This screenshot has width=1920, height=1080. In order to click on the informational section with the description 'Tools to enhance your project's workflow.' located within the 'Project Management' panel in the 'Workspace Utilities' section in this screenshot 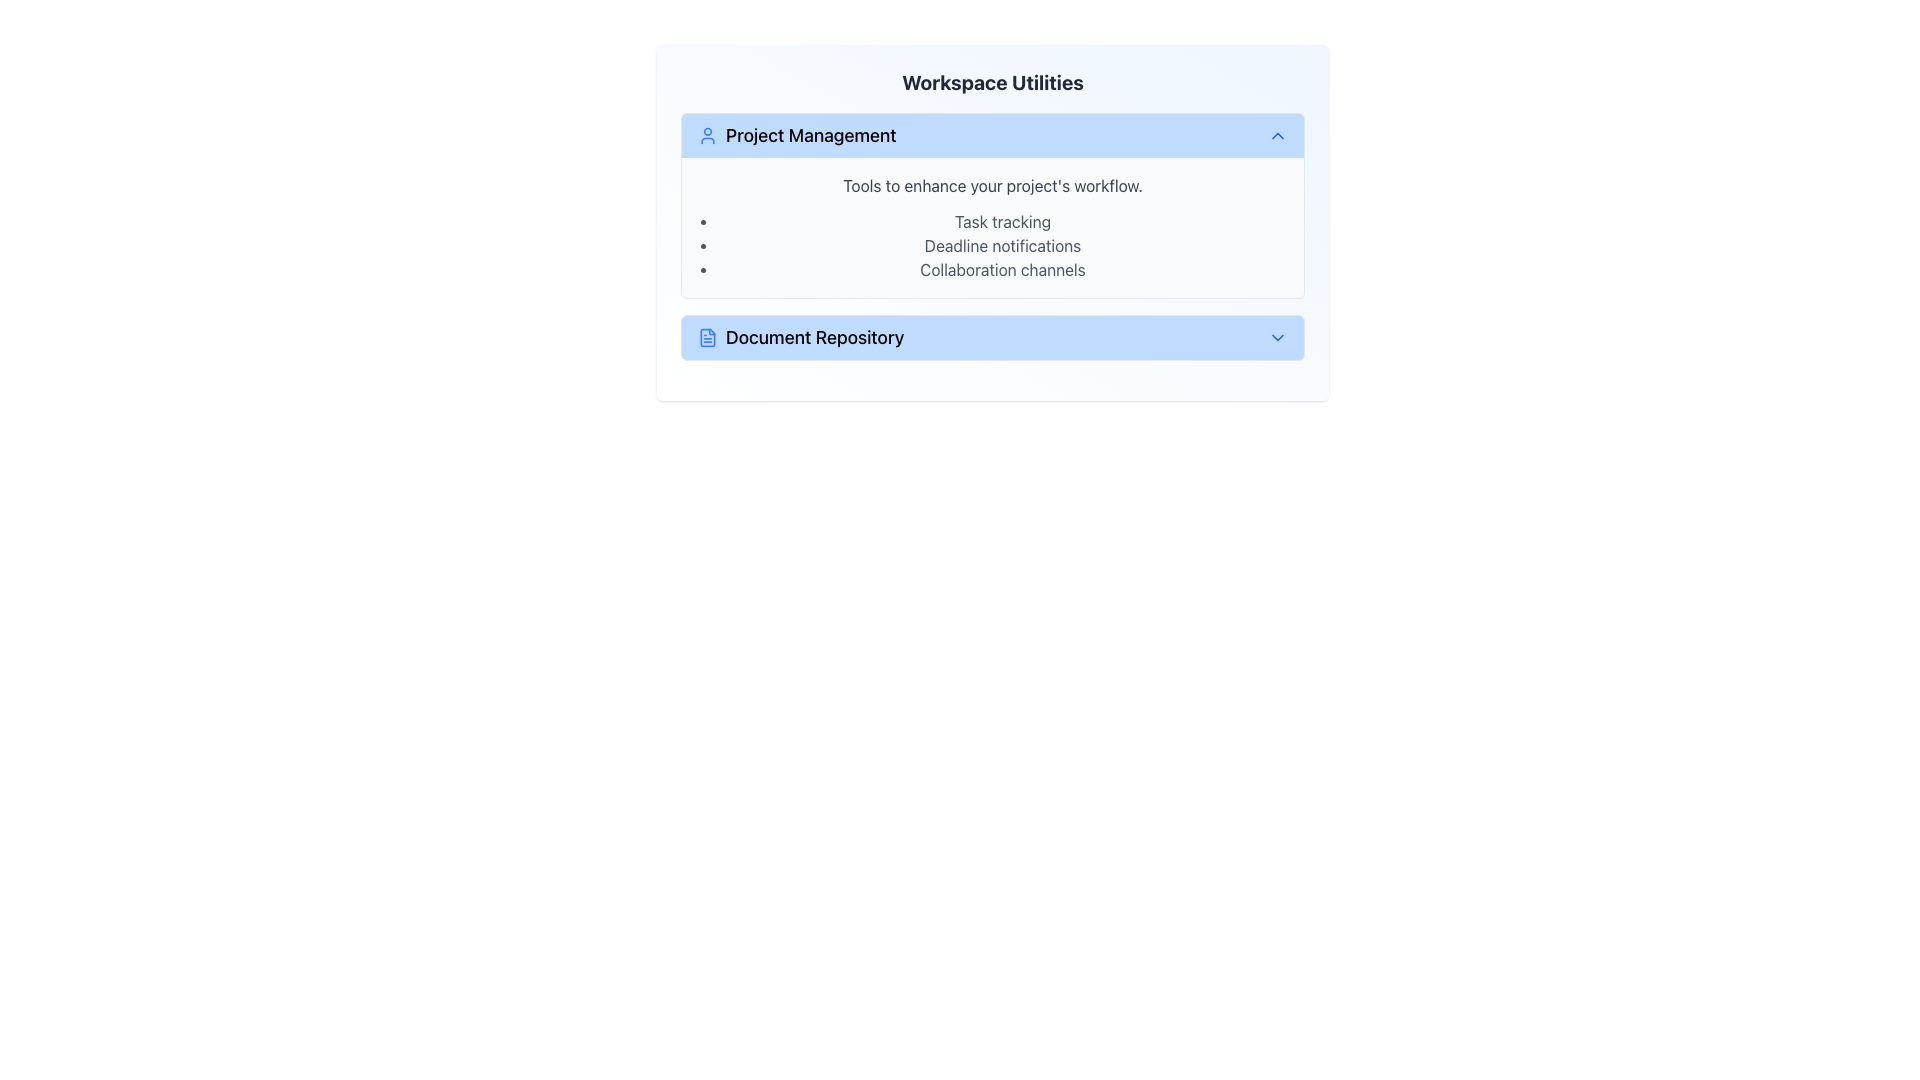, I will do `click(993, 226)`.